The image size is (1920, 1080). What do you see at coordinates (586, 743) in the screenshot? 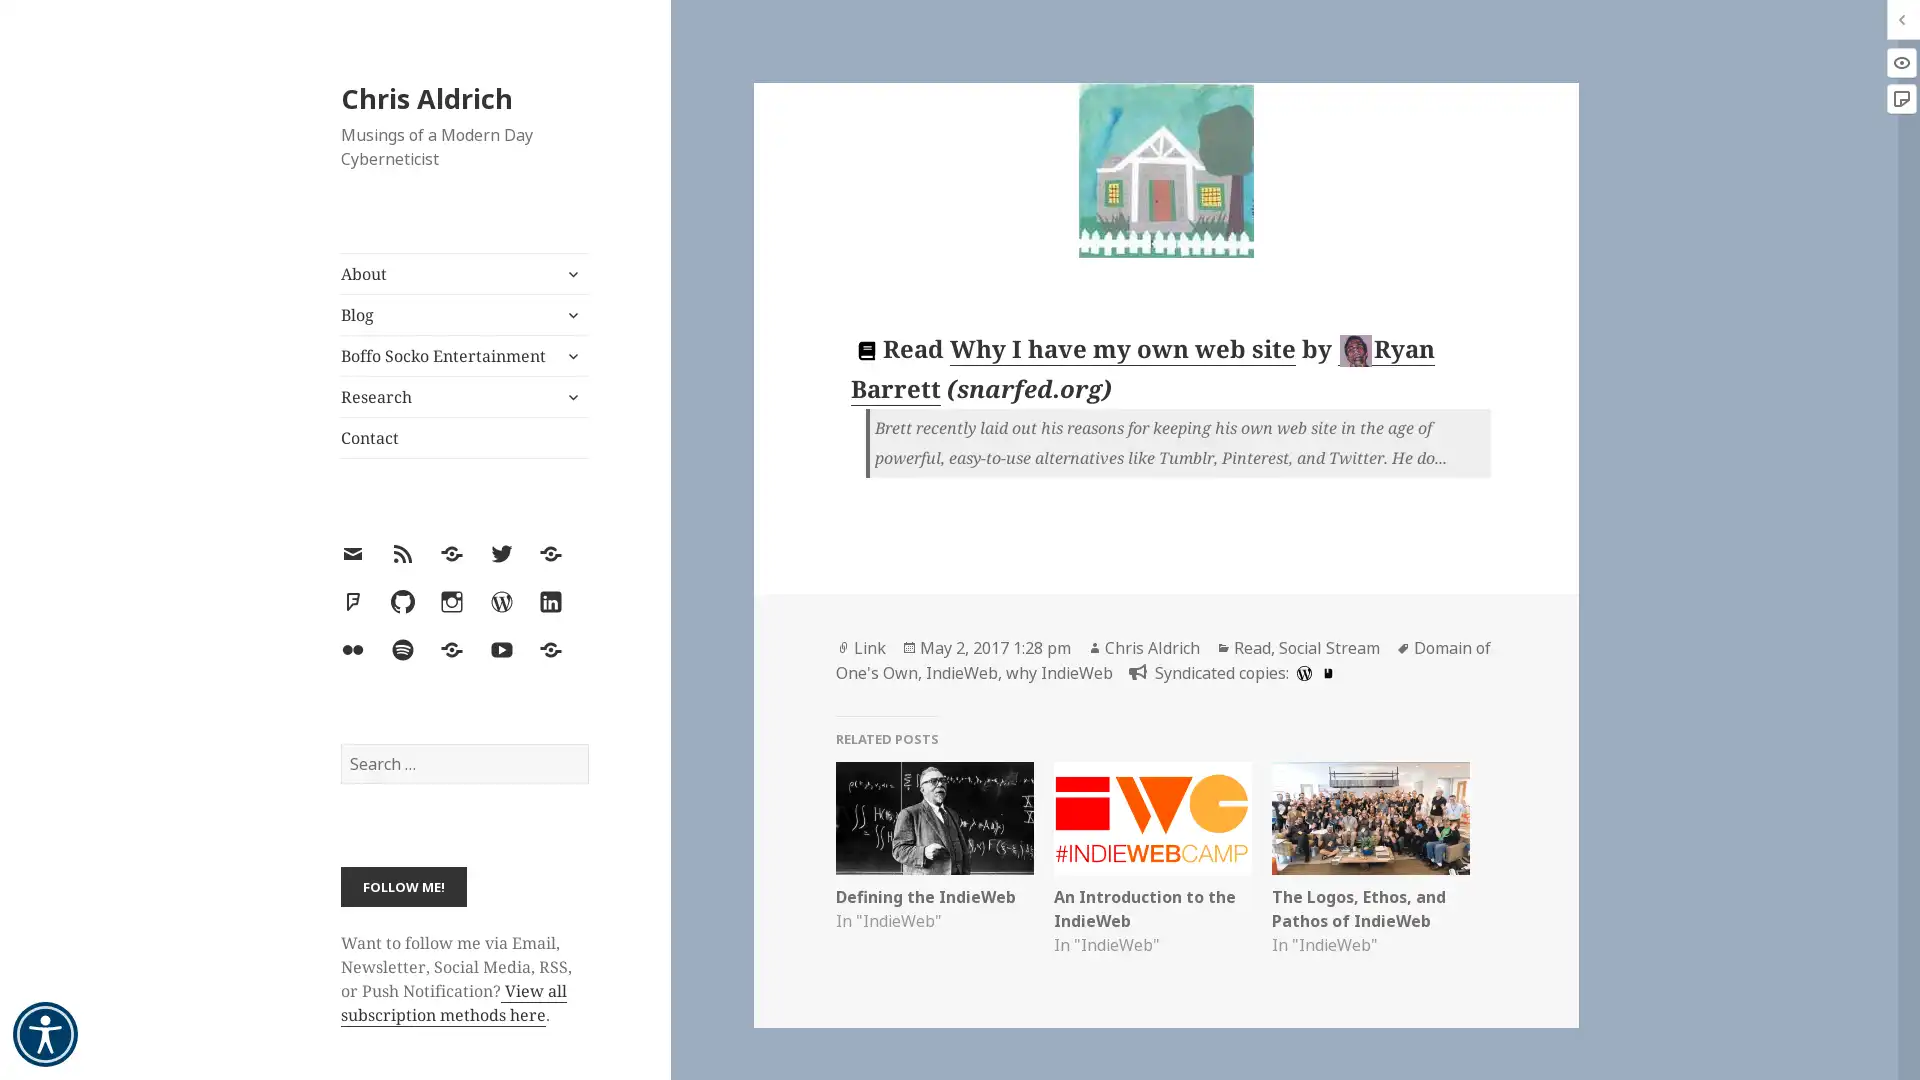
I see `Search` at bounding box center [586, 743].